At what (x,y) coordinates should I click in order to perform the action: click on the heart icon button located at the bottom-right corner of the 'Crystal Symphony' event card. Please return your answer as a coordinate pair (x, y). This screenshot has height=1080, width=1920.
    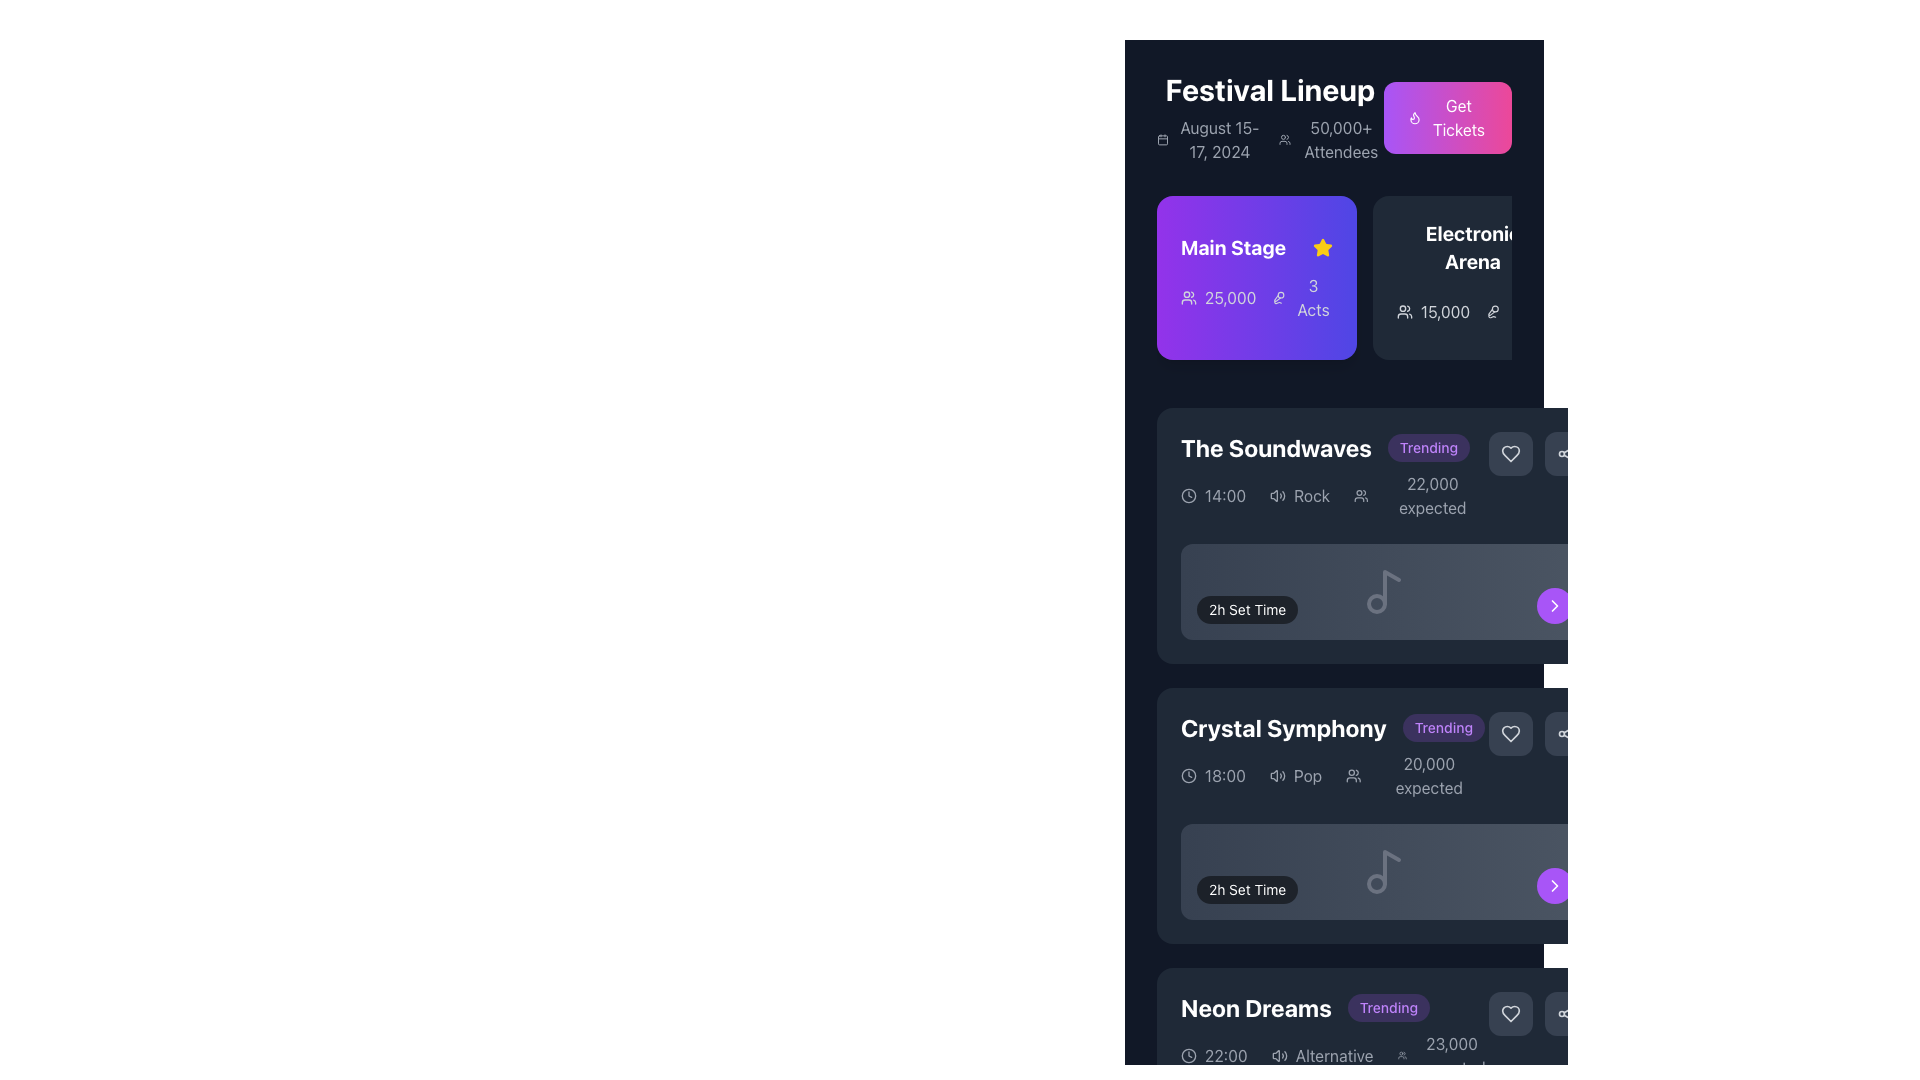
    Looking at the image, I should click on (1511, 1014).